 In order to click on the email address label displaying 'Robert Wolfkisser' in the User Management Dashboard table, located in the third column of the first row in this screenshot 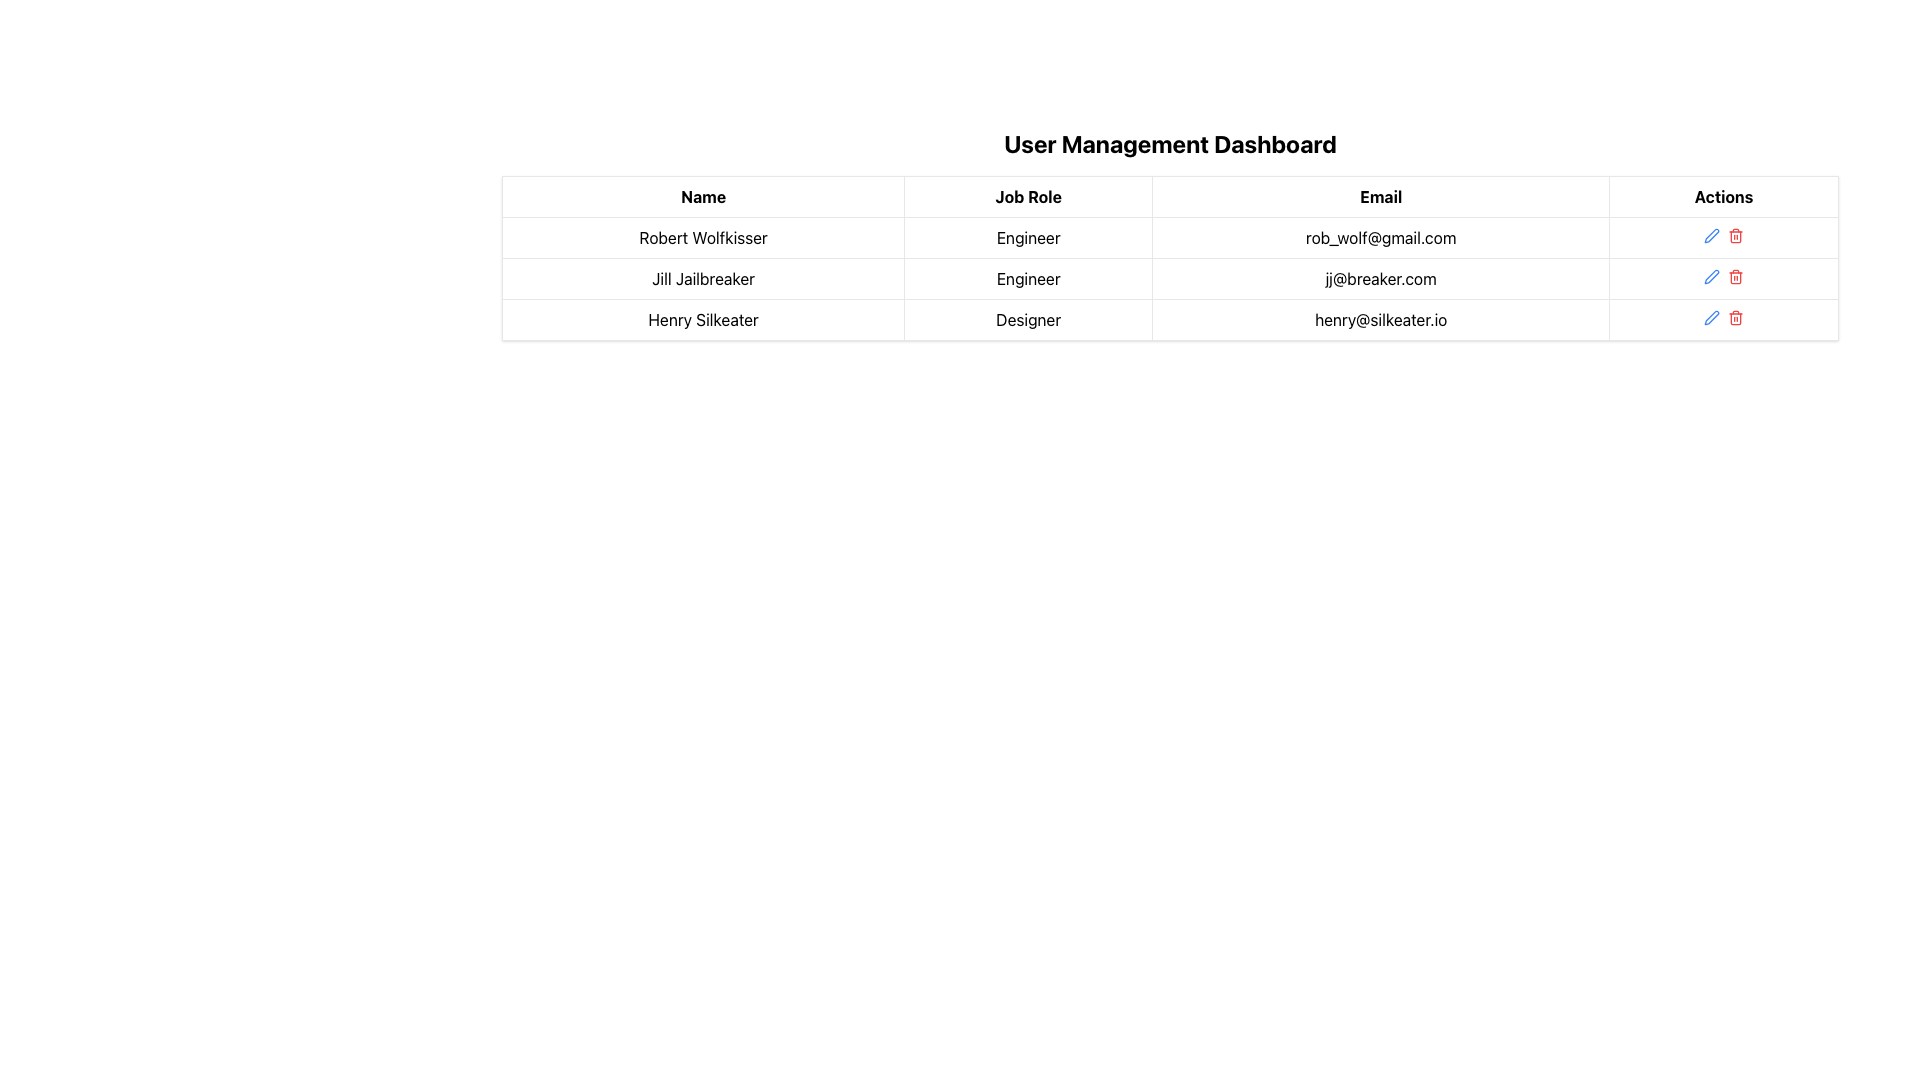, I will do `click(1380, 237)`.